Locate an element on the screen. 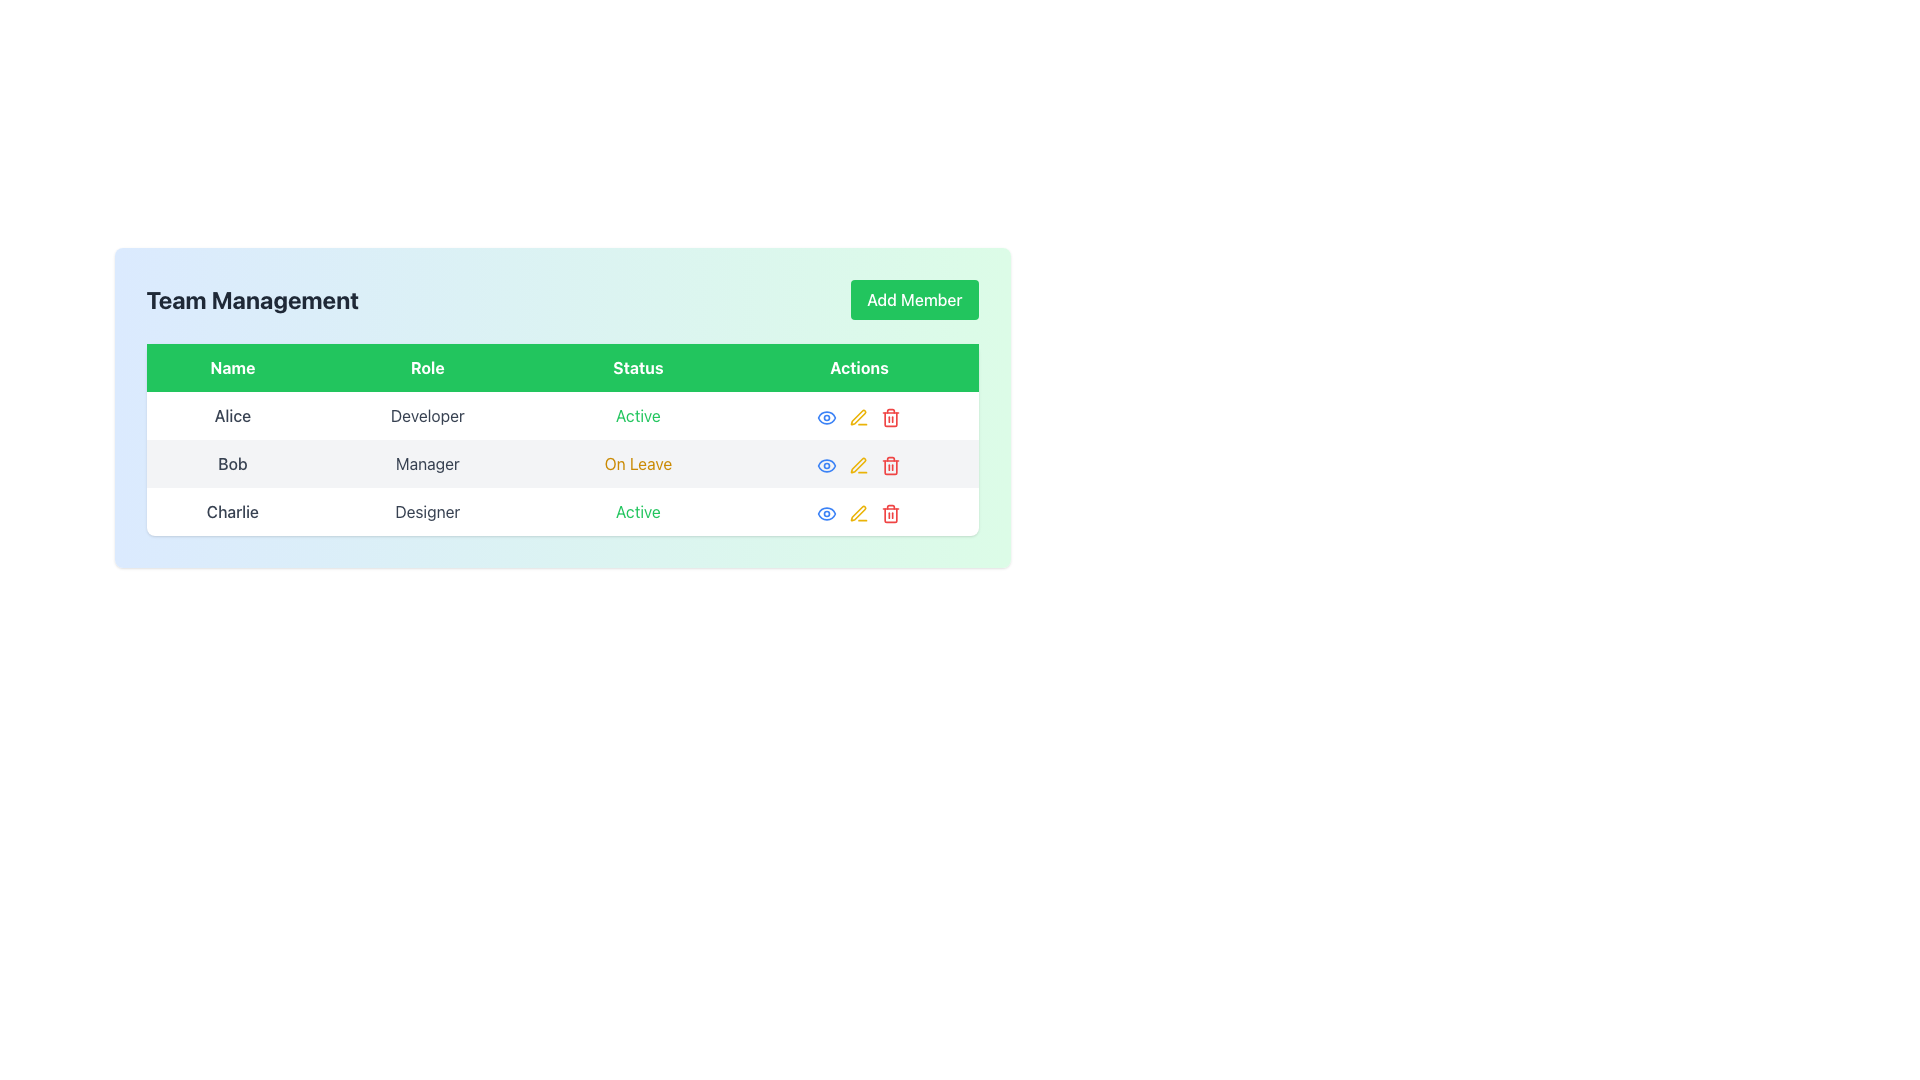  the second row of the table that summarizes an individual's details is located at coordinates (561, 415).